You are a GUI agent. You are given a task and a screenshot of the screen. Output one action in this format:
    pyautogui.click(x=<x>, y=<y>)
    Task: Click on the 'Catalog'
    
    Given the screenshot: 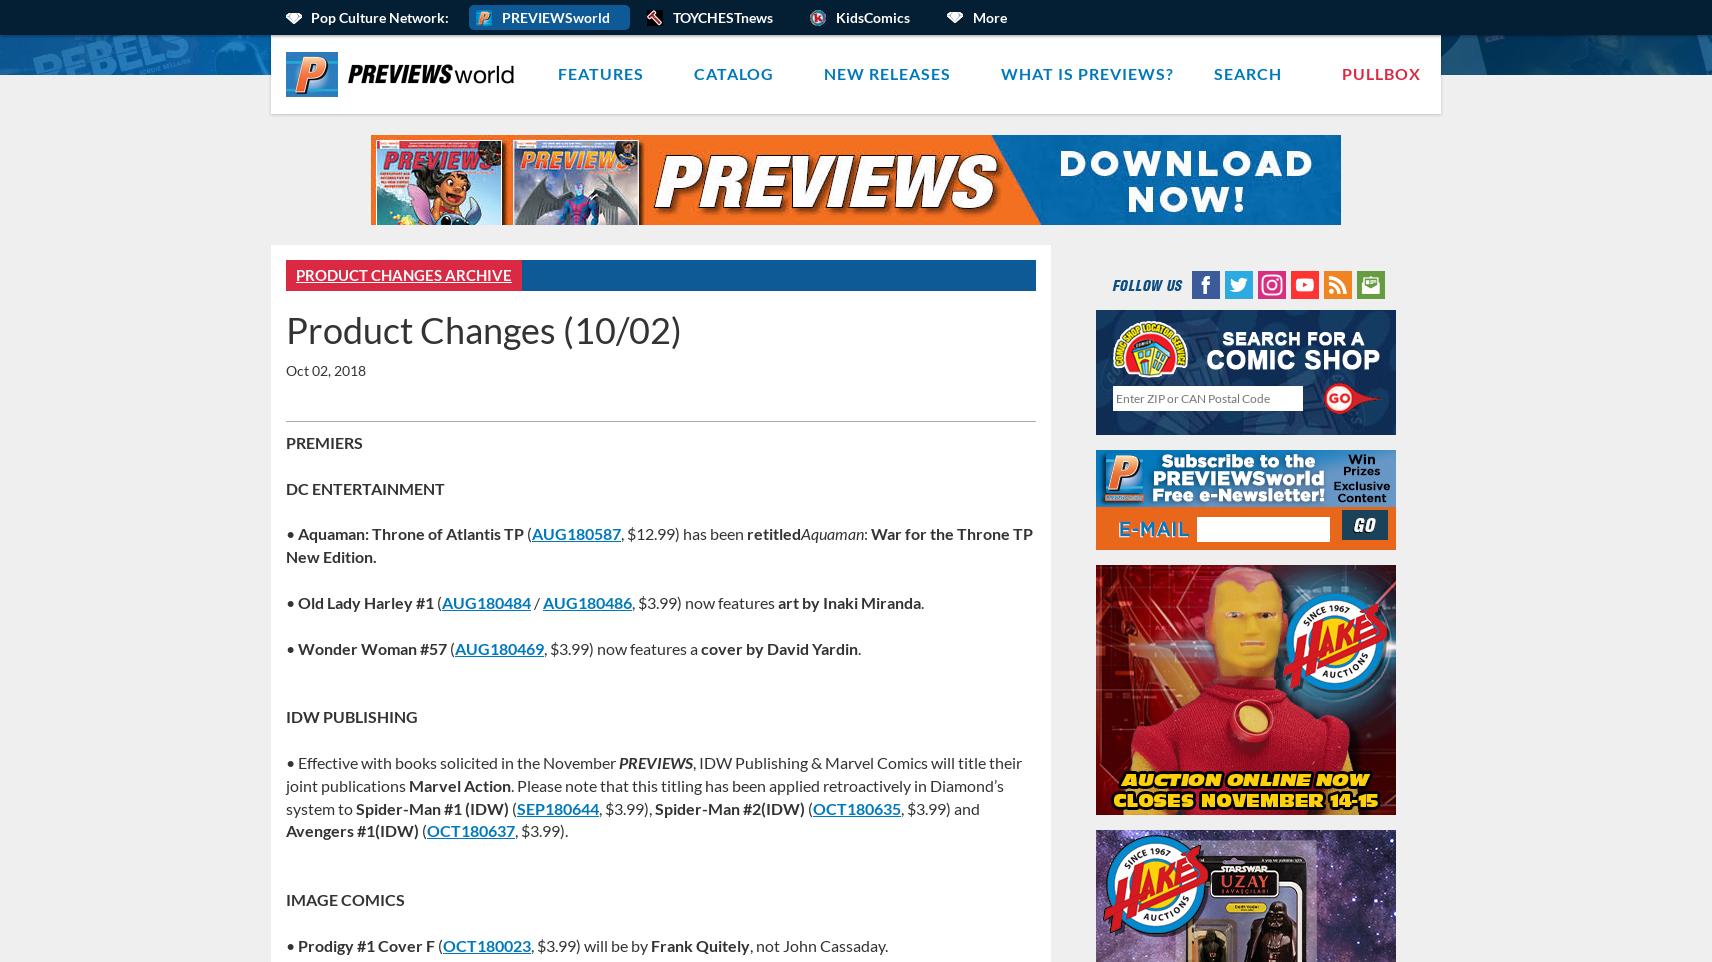 What is the action you would take?
    pyautogui.click(x=733, y=73)
    